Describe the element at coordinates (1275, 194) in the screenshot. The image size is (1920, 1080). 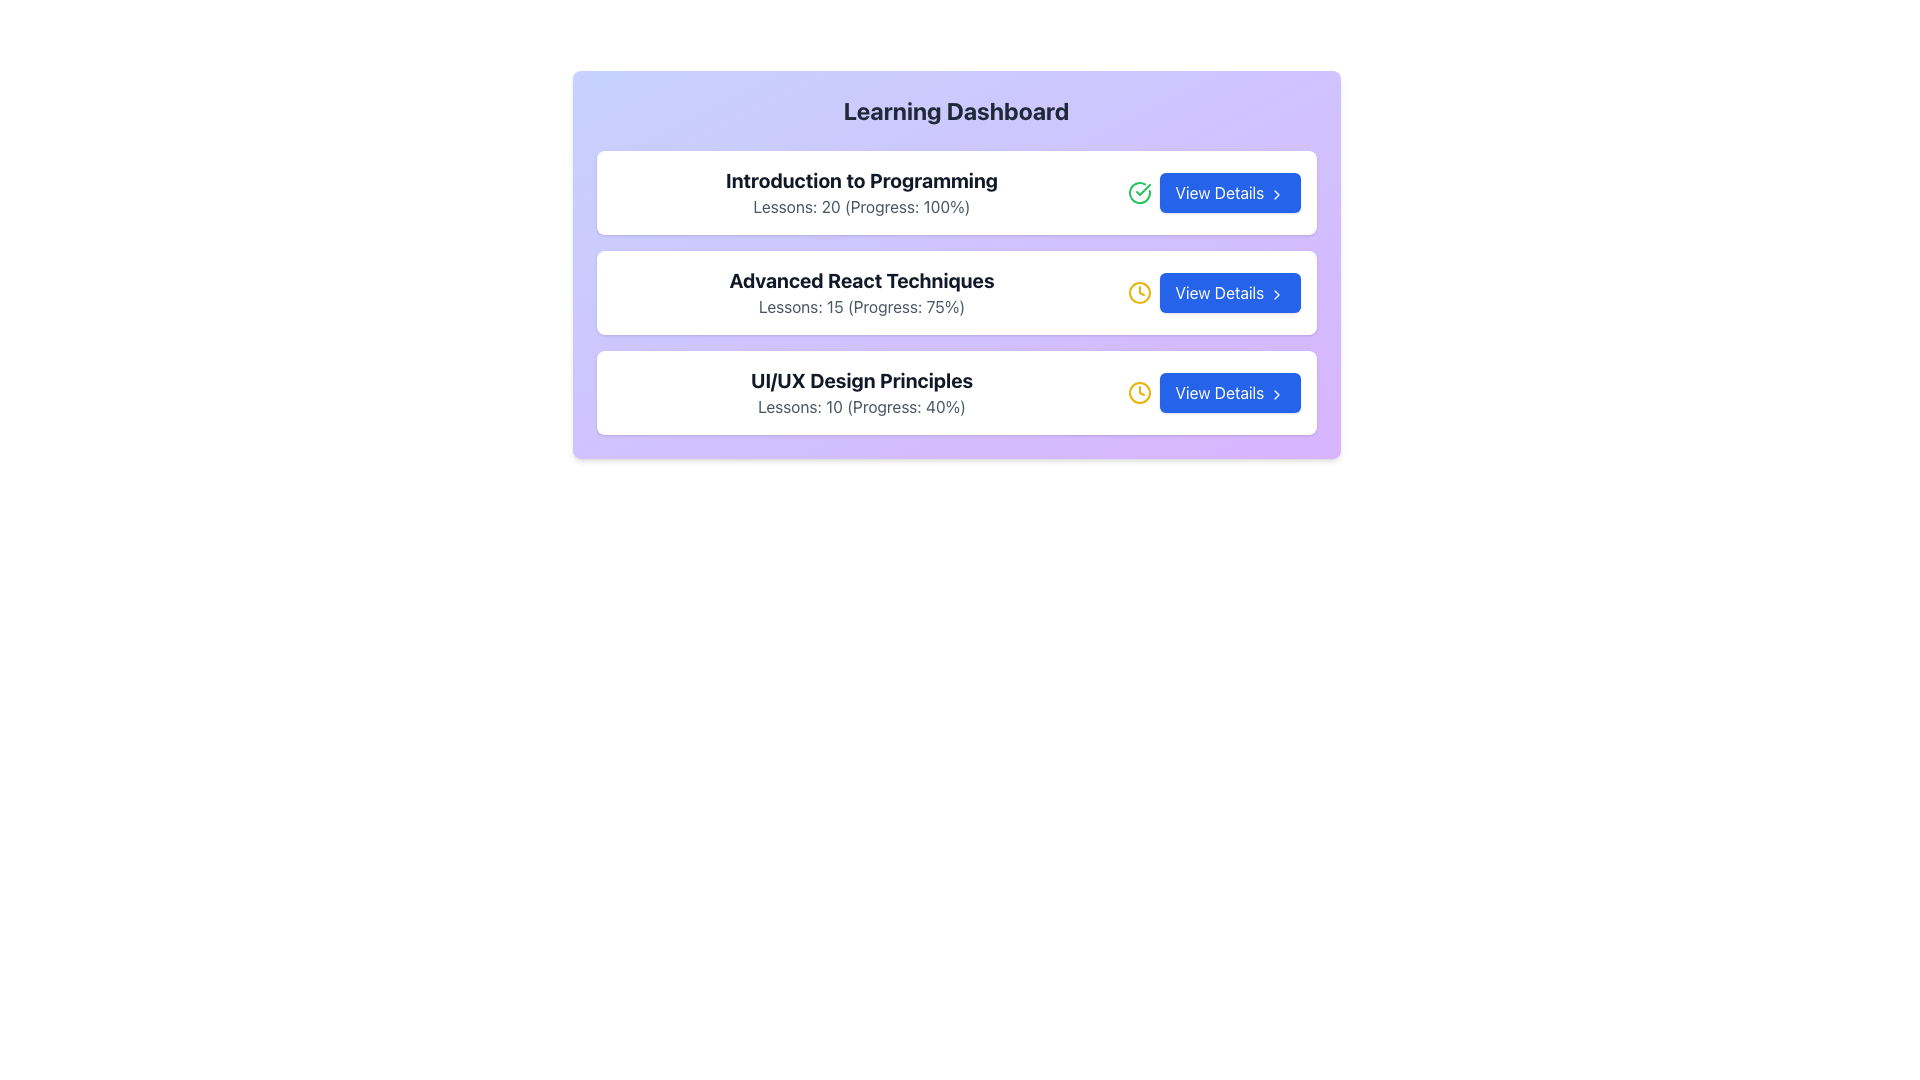
I see `the chevron arrow icon on the rightmost side of the 'View Details' button for 'Introduction to Programming' on the dashboard interface` at that location.